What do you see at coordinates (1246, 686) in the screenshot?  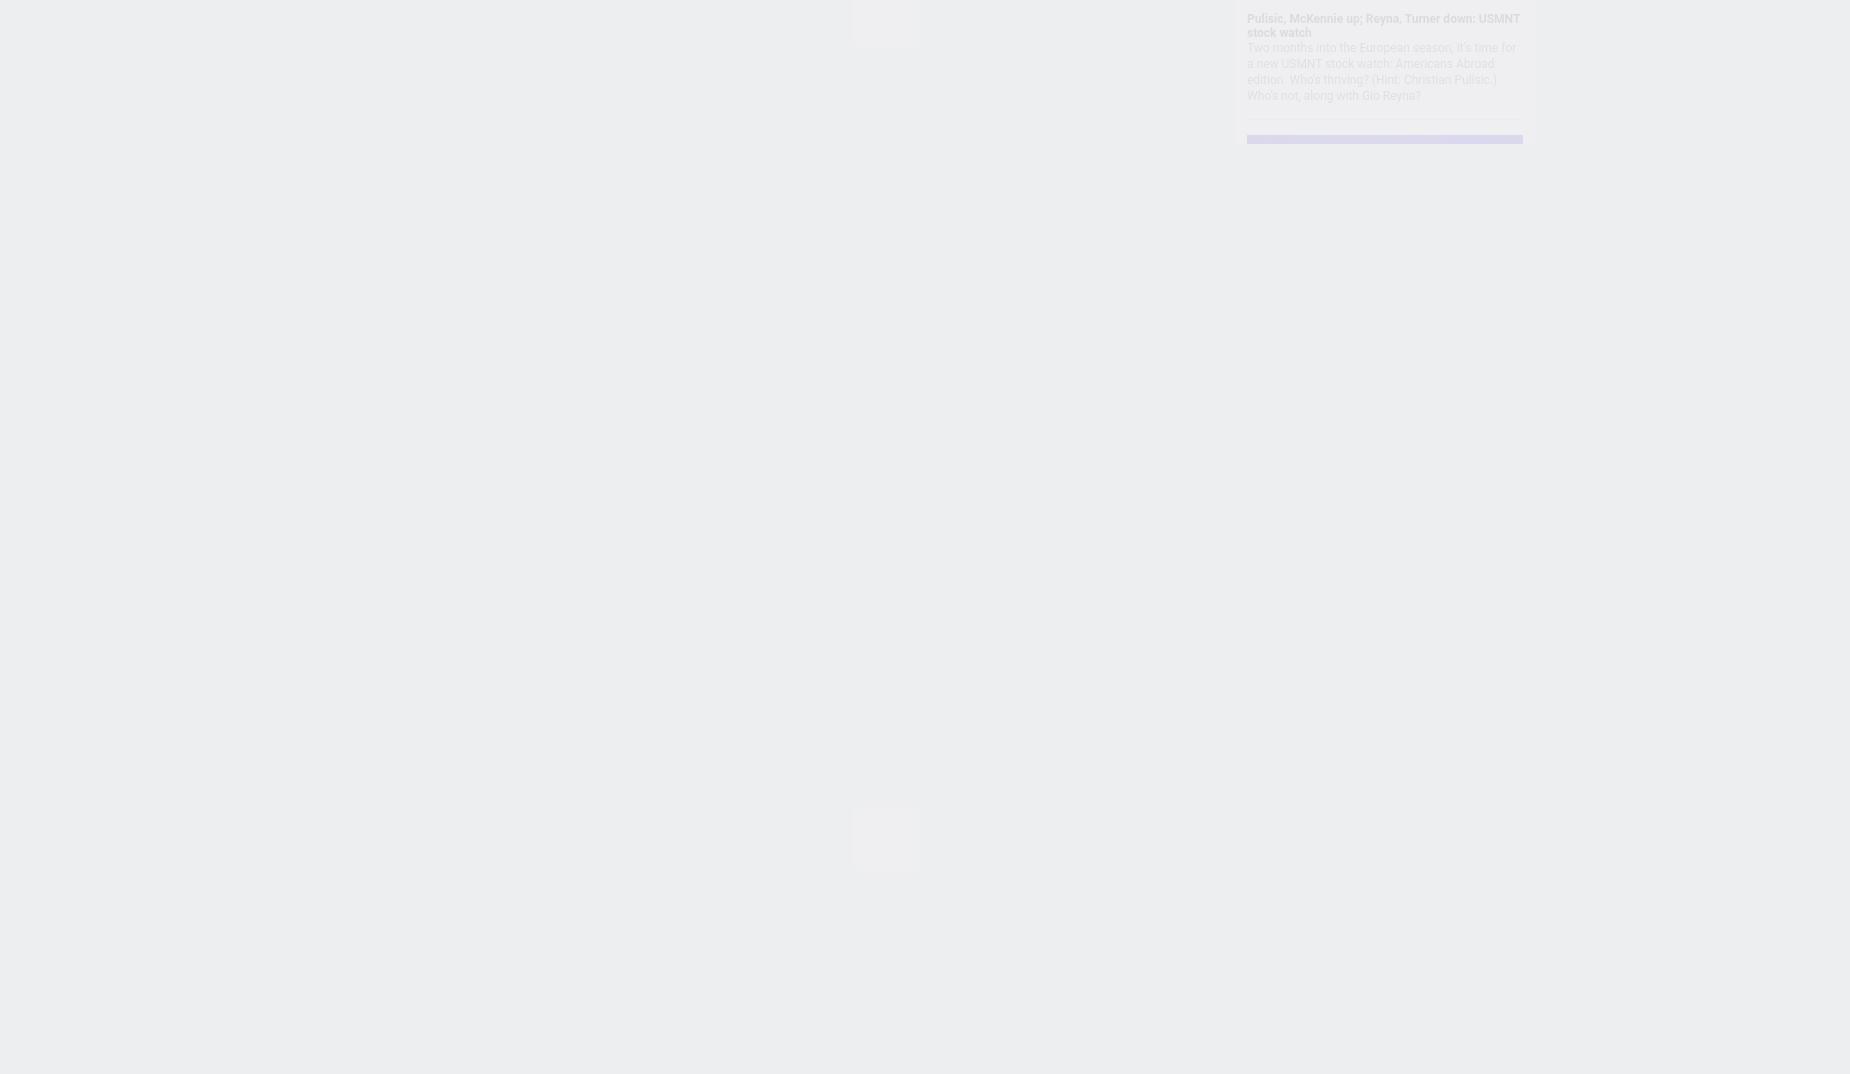 I see `'After a brief hiatus thanks to the winter World Cup in Qatar, ESPN presents its seventh annual ranking of the best men's players and coaches in world soccer! Welcome to FC 100.'` at bounding box center [1246, 686].